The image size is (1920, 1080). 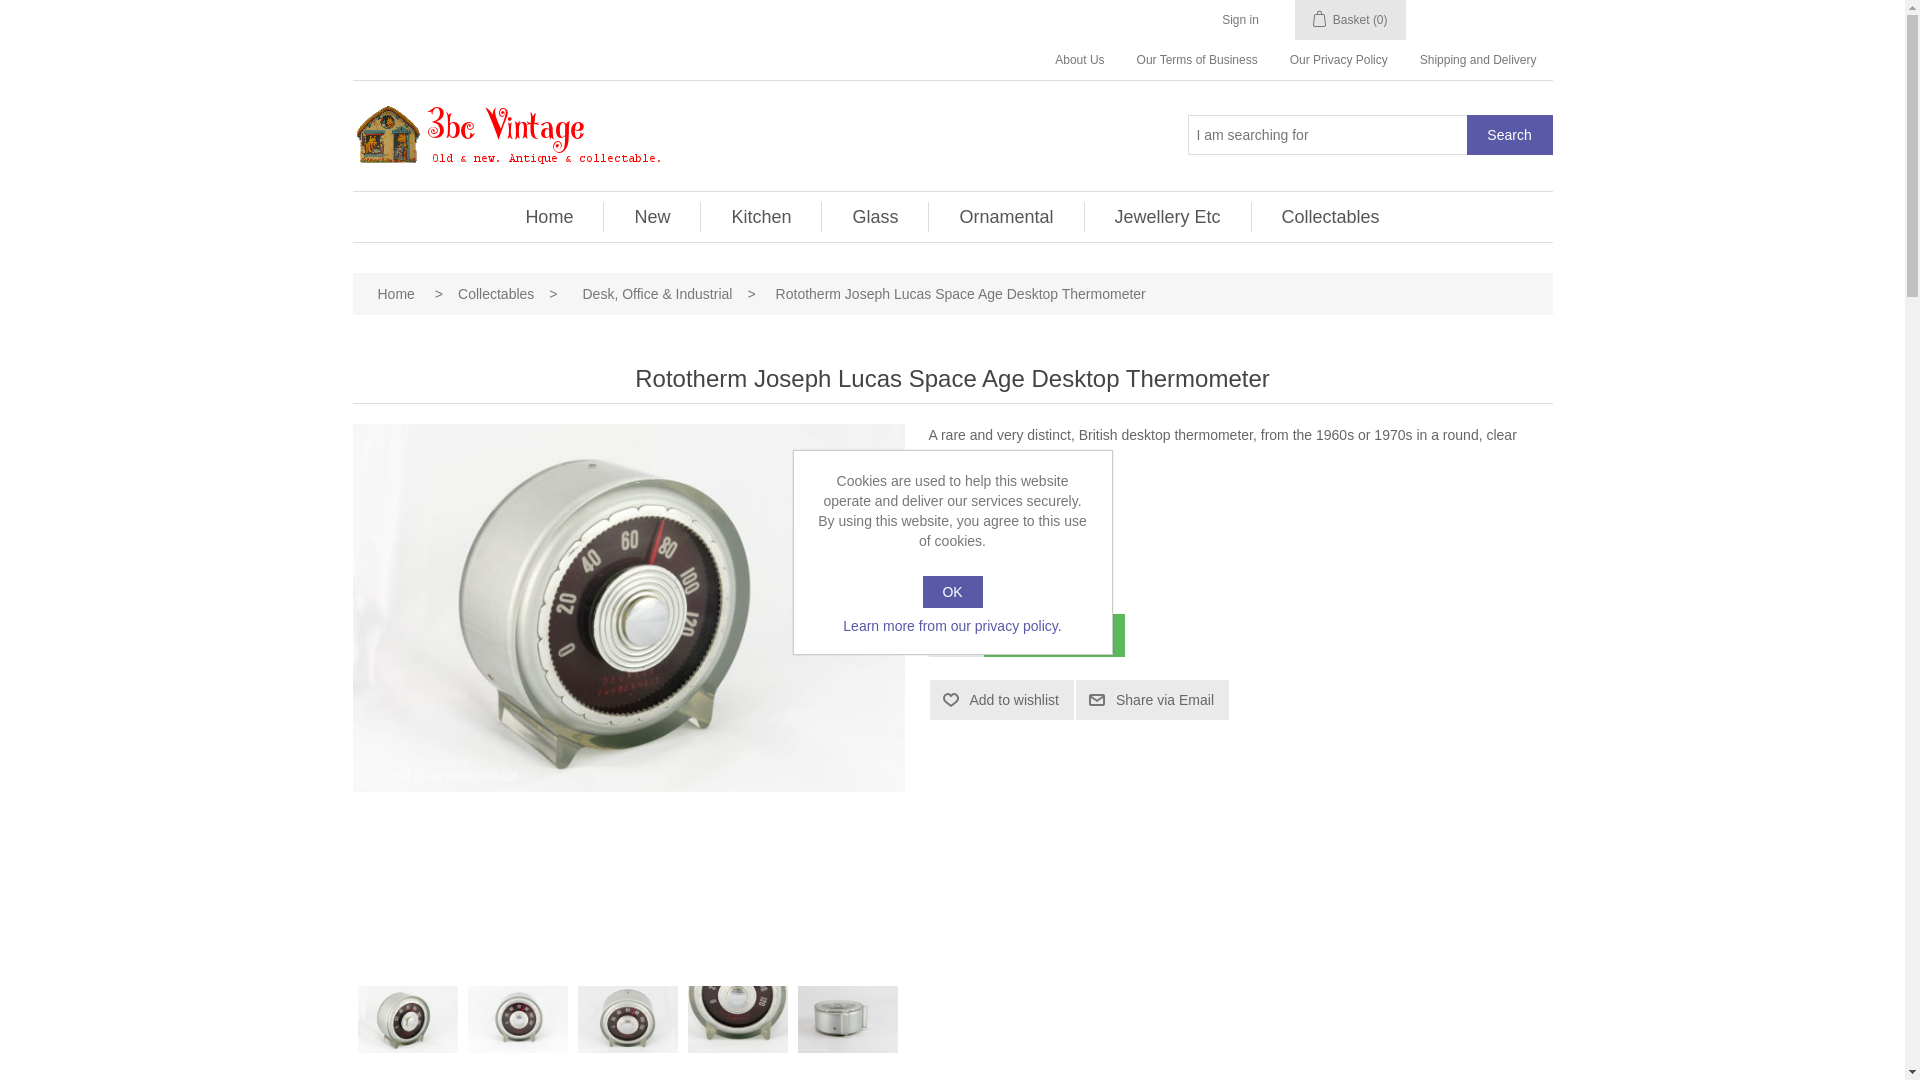 What do you see at coordinates (1508, 134) in the screenshot?
I see `'Search'` at bounding box center [1508, 134].